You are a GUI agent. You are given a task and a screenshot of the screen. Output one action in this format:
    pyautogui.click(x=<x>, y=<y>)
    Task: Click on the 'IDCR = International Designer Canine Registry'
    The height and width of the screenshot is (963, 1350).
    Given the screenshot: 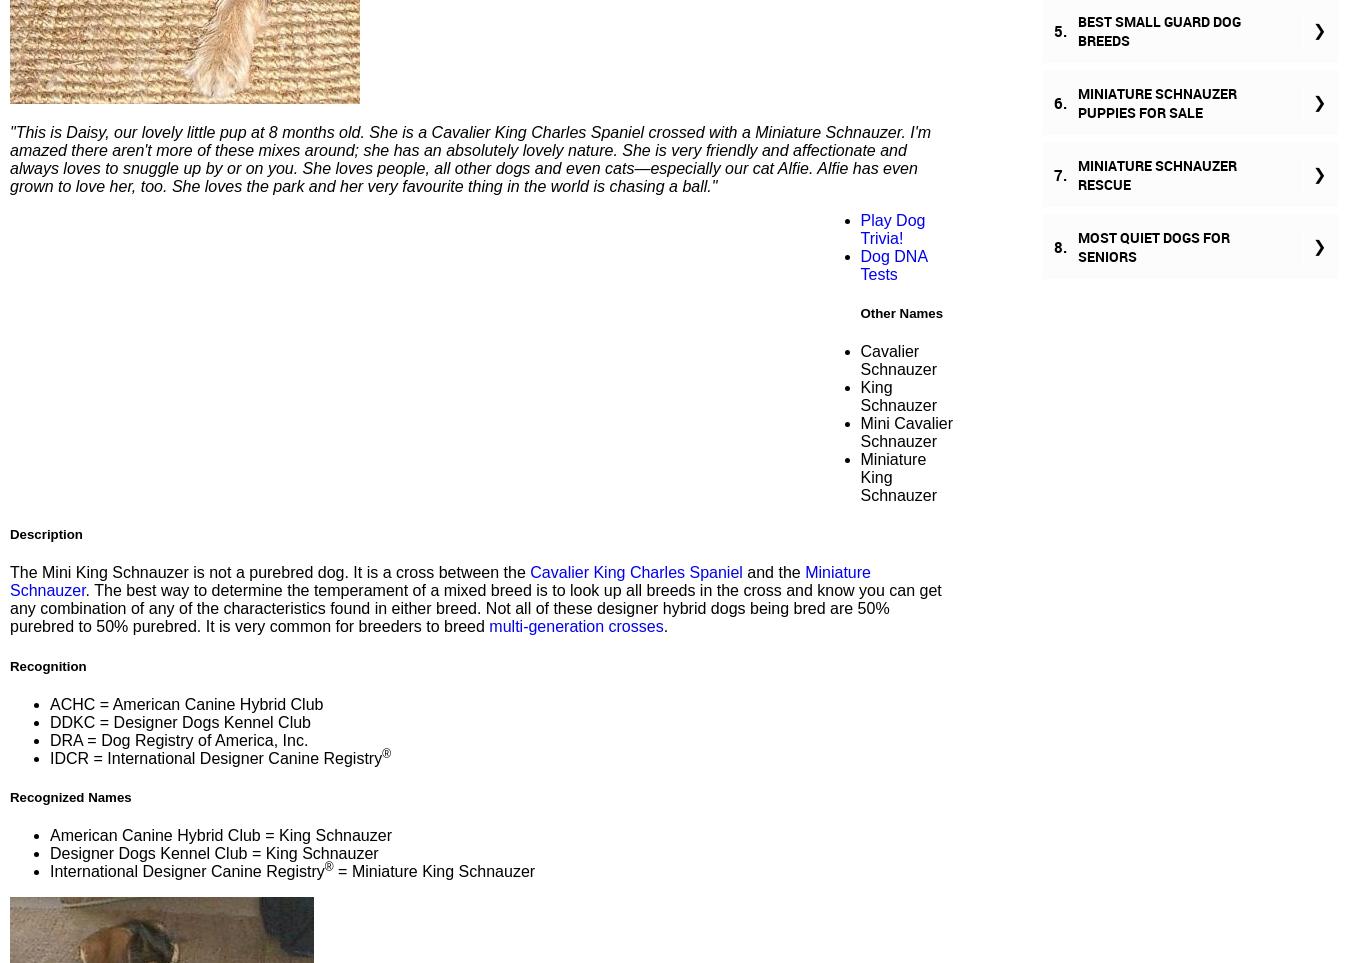 What is the action you would take?
    pyautogui.click(x=48, y=757)
    